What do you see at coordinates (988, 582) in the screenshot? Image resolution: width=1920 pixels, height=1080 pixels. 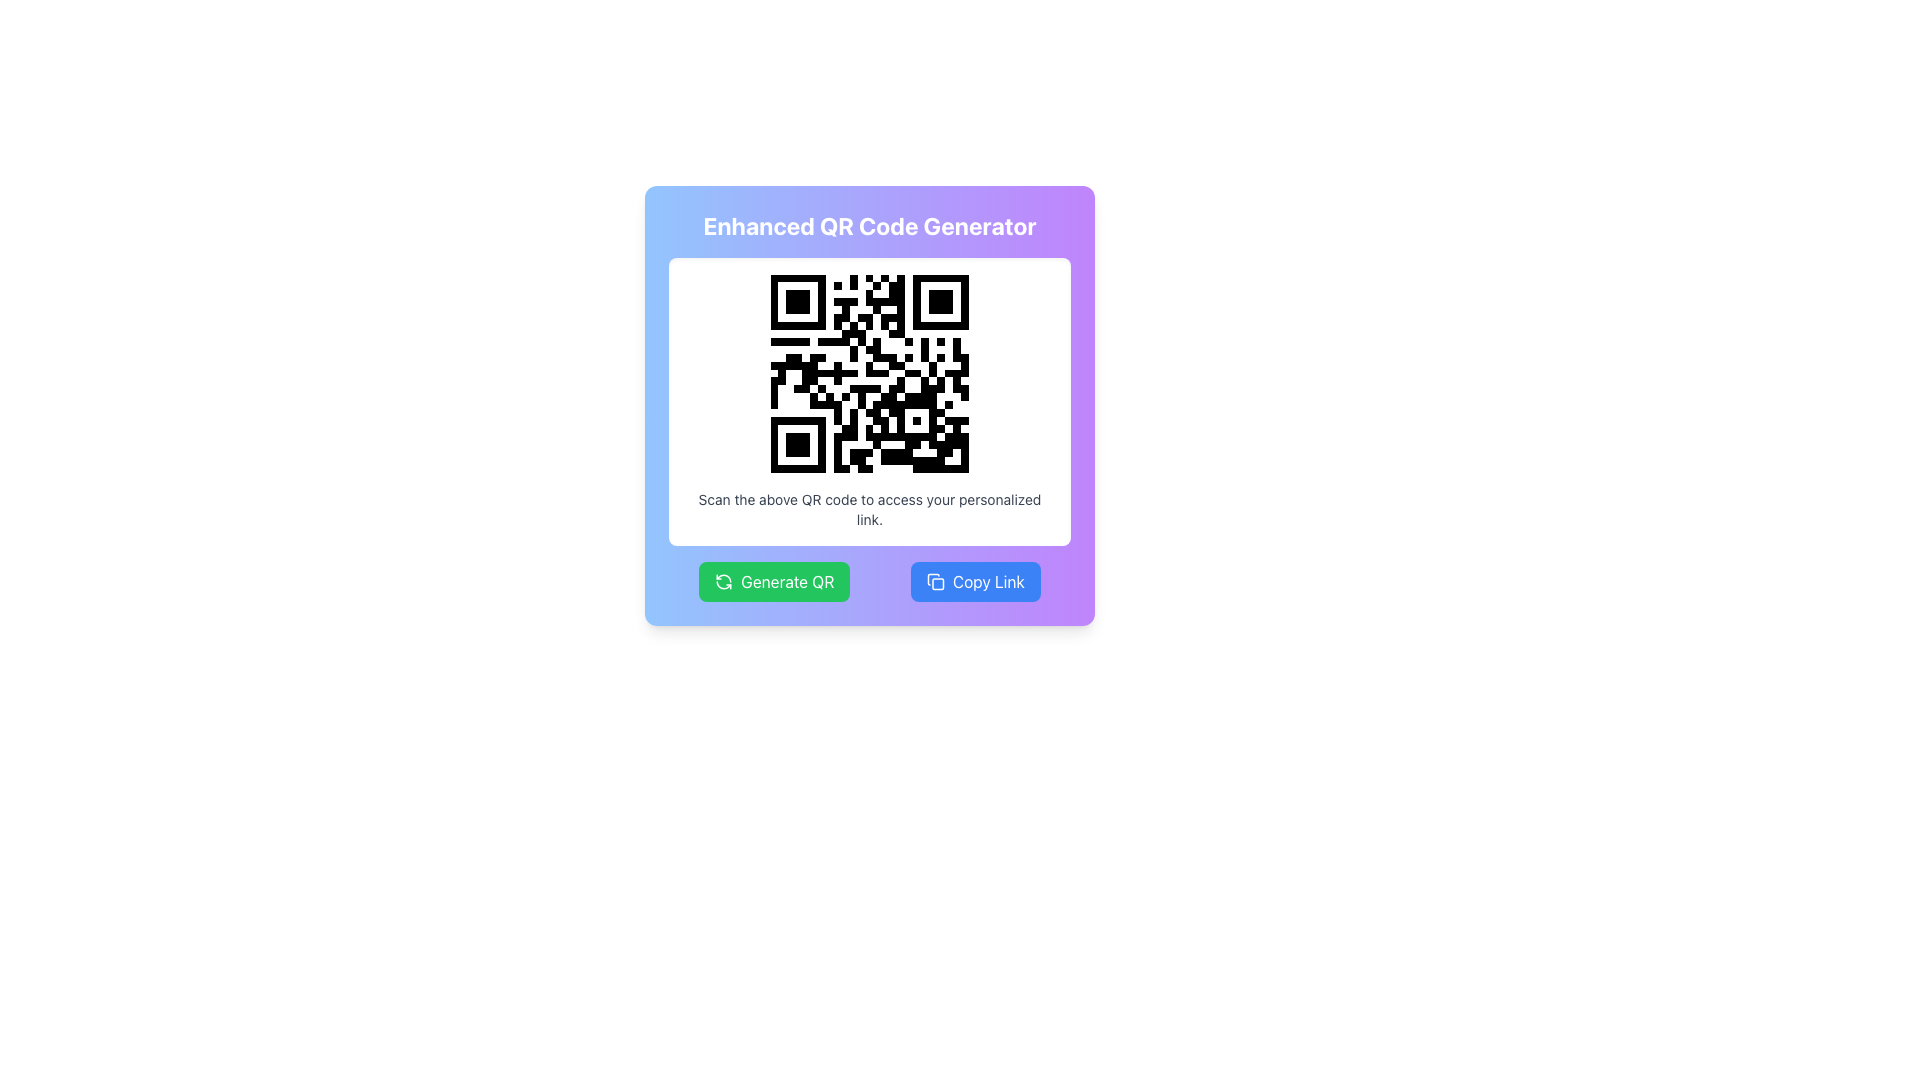 I see `the 'Copy Link' button, which is a blue rectangular button with white text` at bounding box center [988, 582].